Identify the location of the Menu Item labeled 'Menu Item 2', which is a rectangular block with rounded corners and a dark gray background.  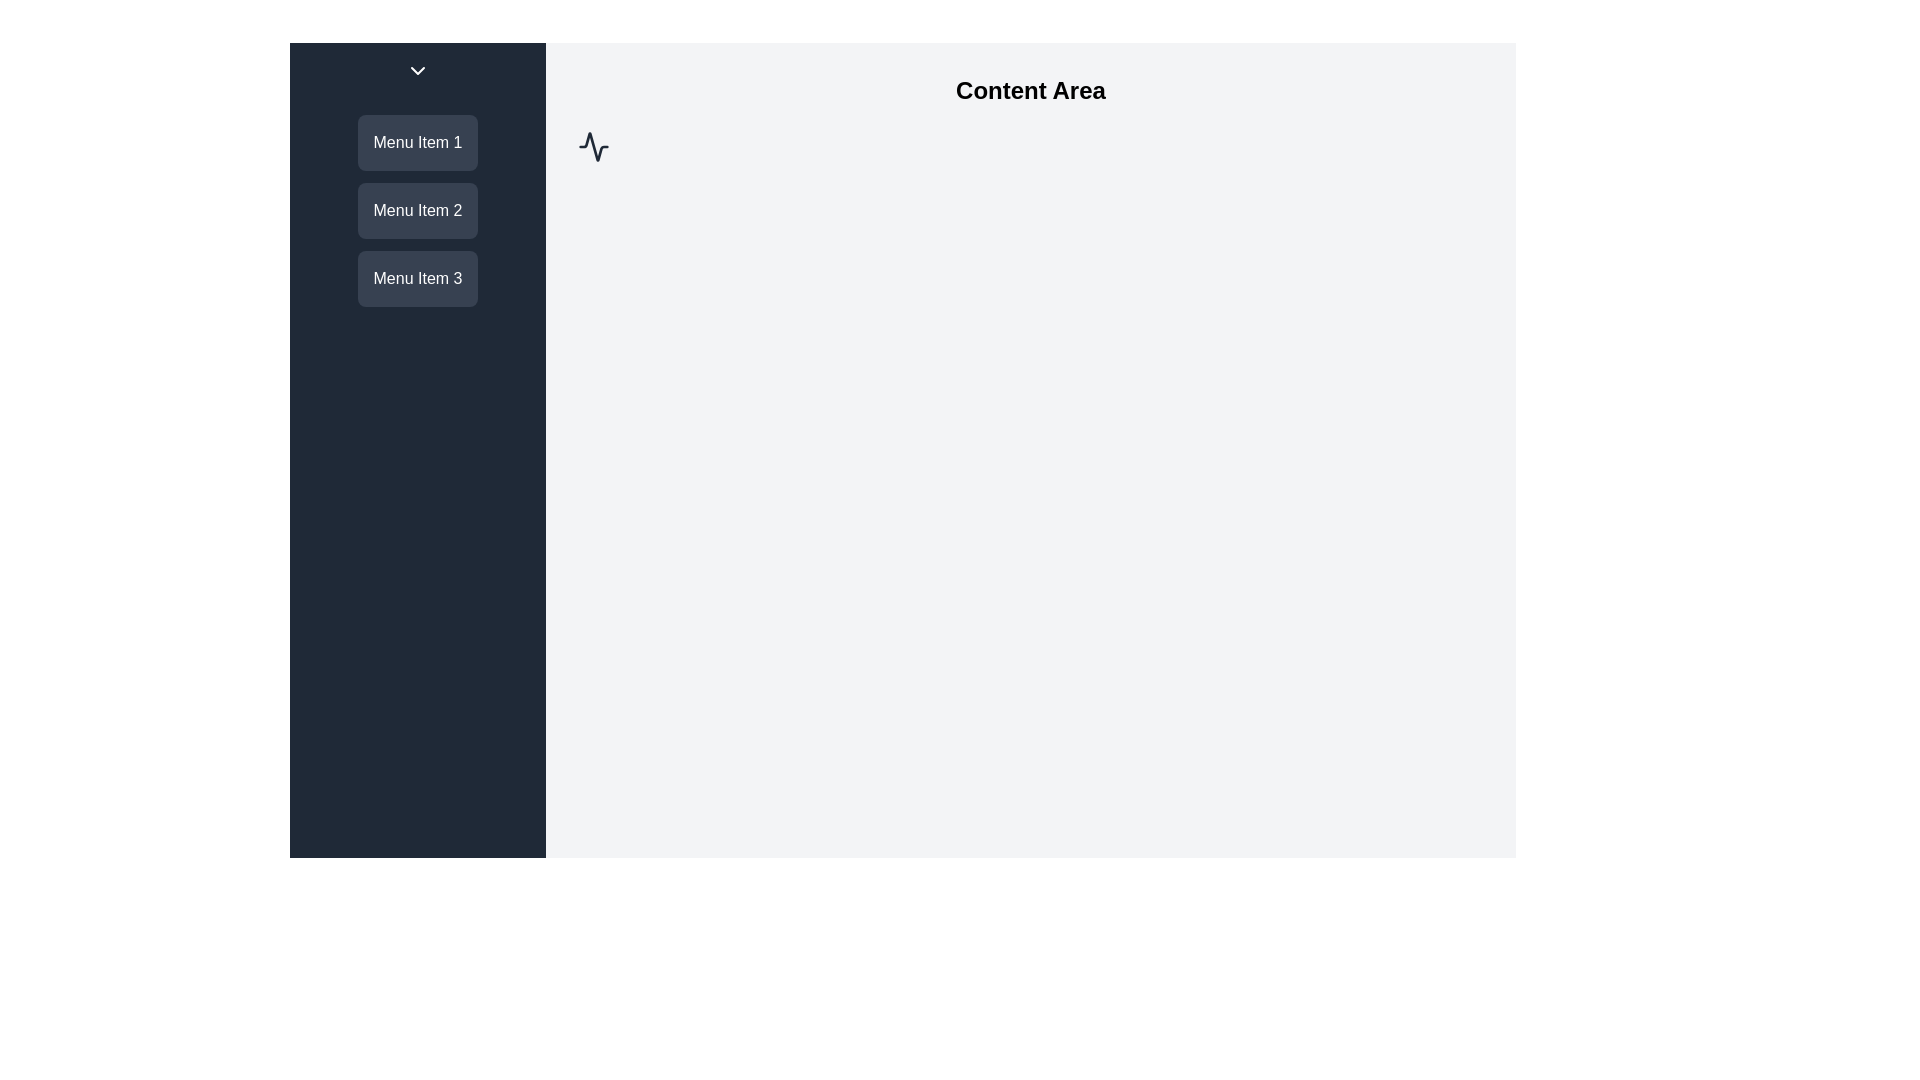
(416, 211).